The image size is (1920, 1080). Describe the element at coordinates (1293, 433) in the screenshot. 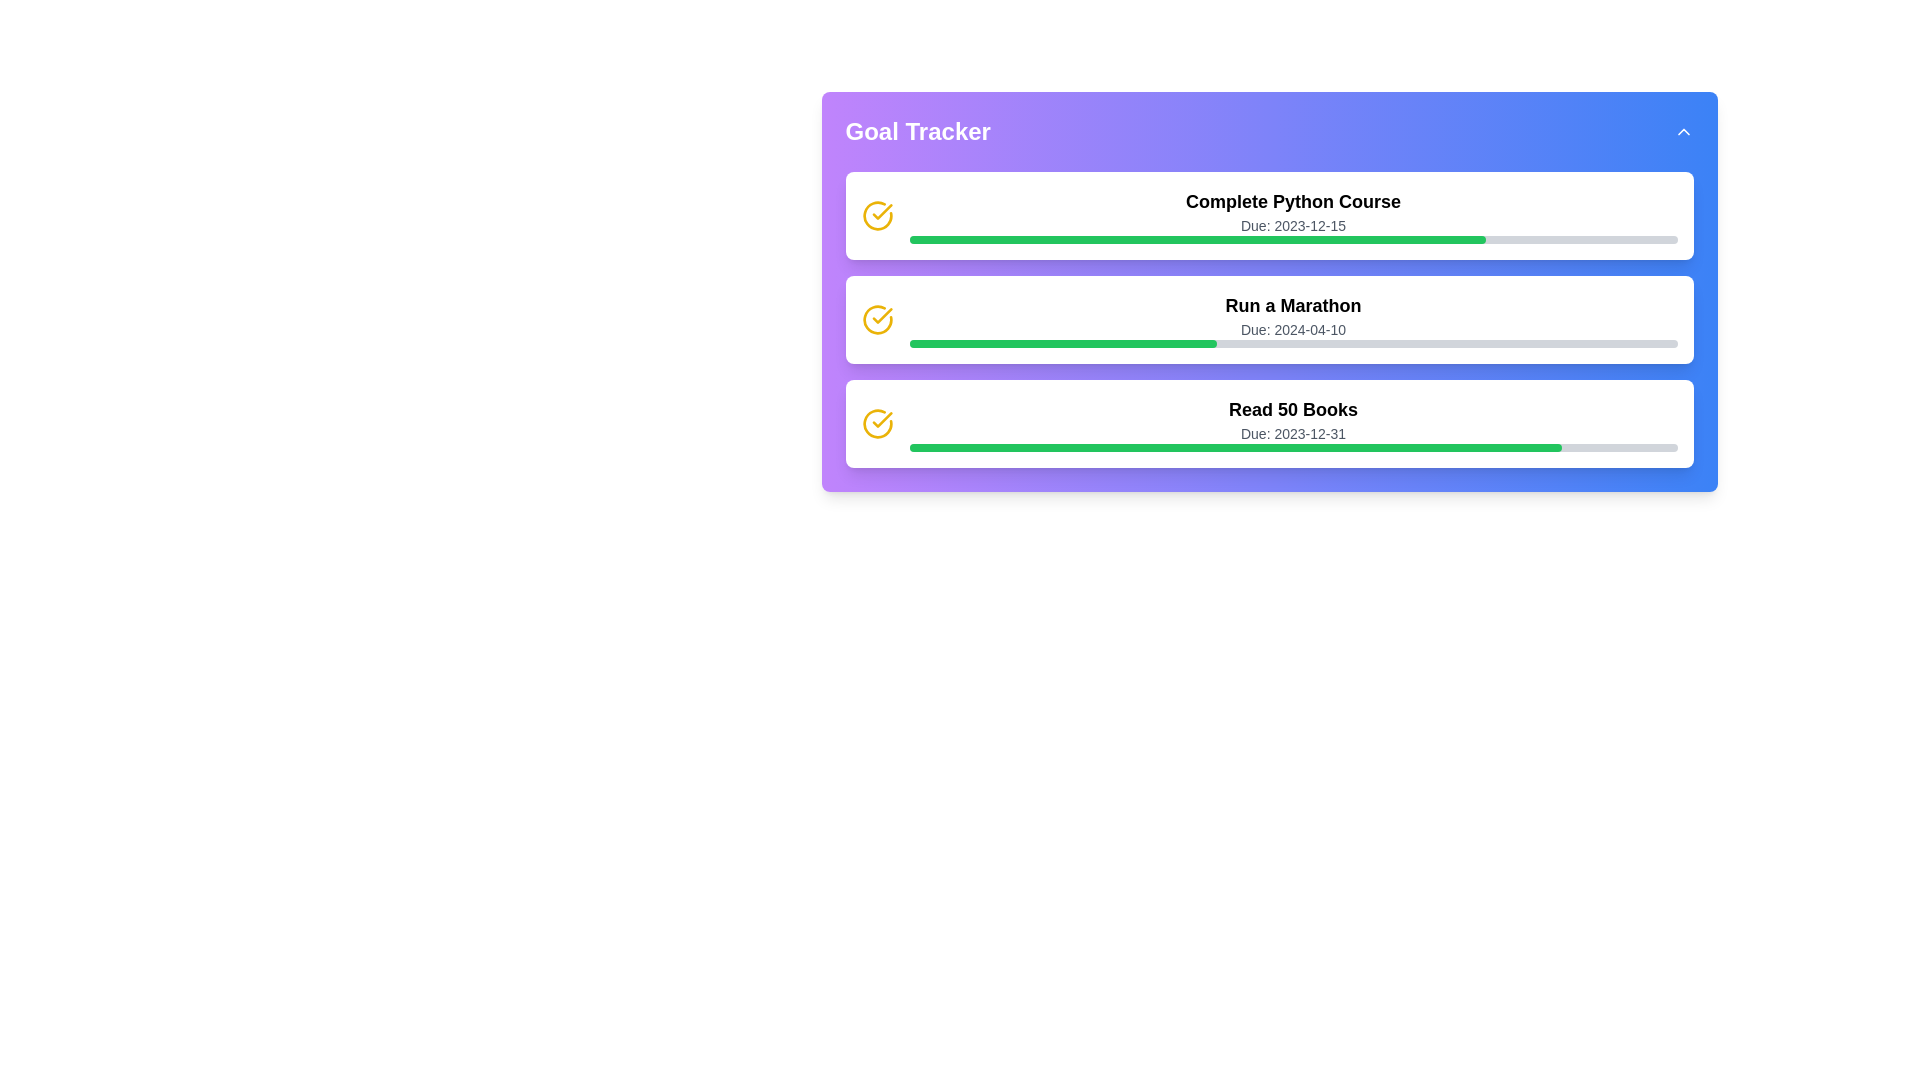

I see `static text label indicating the due date for the associated goal, which is positioned beneath the 'Read 50 Books' heading and above the progress bar` at that location.